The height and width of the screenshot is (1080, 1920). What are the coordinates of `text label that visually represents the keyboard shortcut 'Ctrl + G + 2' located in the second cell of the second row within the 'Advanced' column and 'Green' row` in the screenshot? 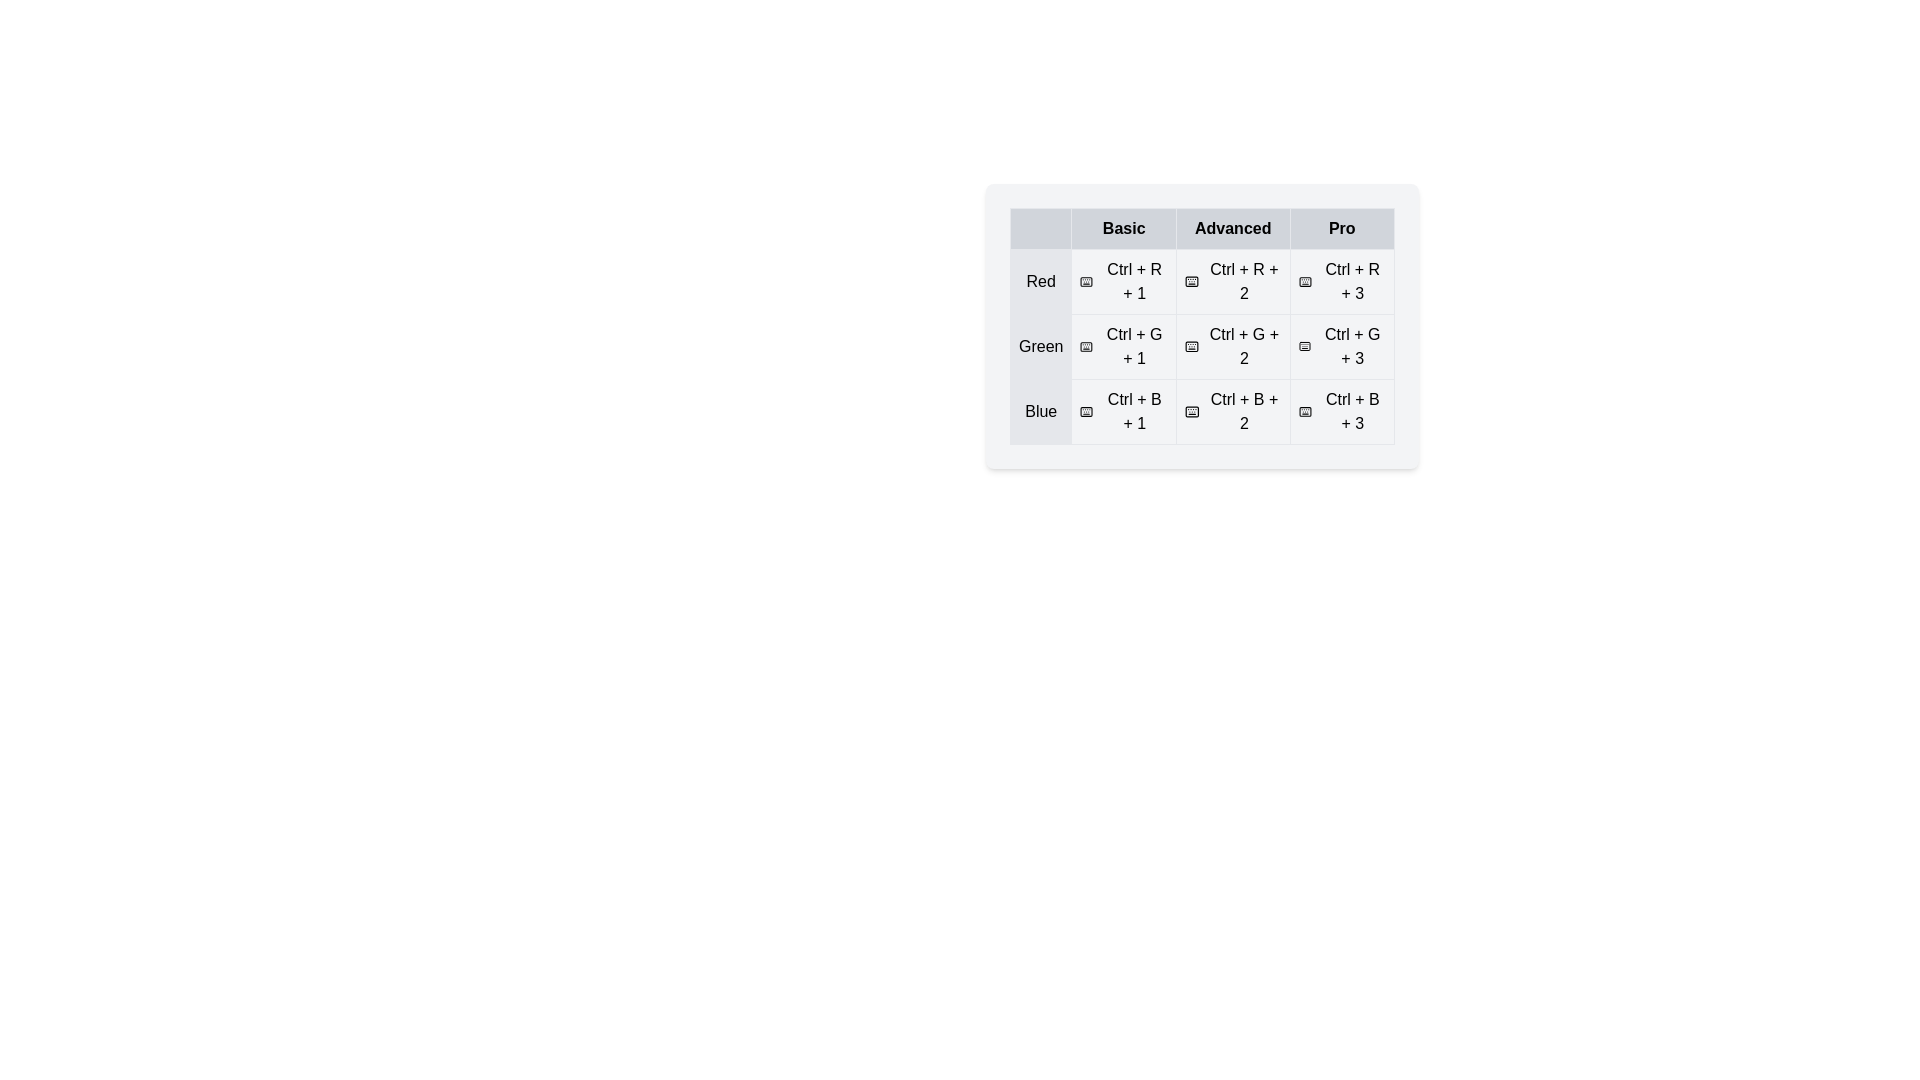 It's located at (1232, 346).